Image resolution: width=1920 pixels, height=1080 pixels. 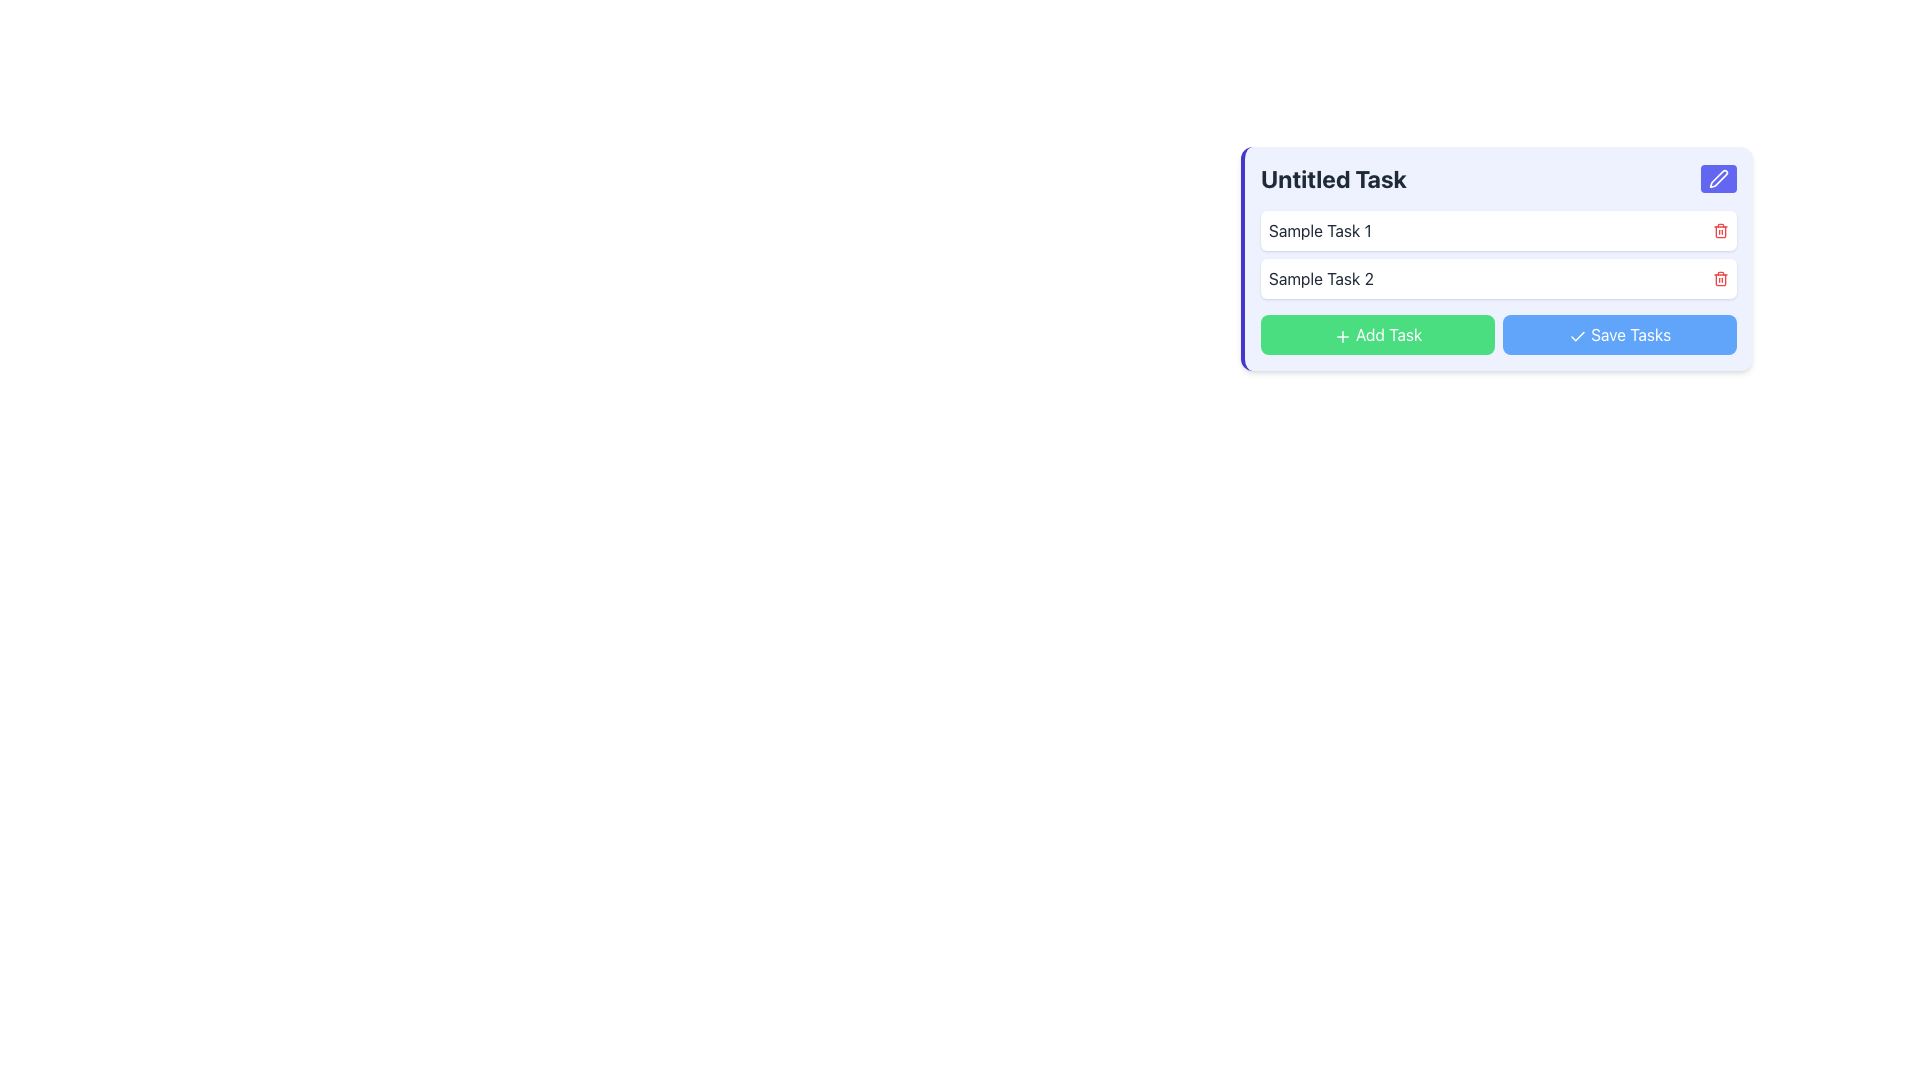 I want to click on the static text label displaying the name of the second task in the task list, located between 'Sample Task 1' and the '+' button, so click(x=1321, y=278).